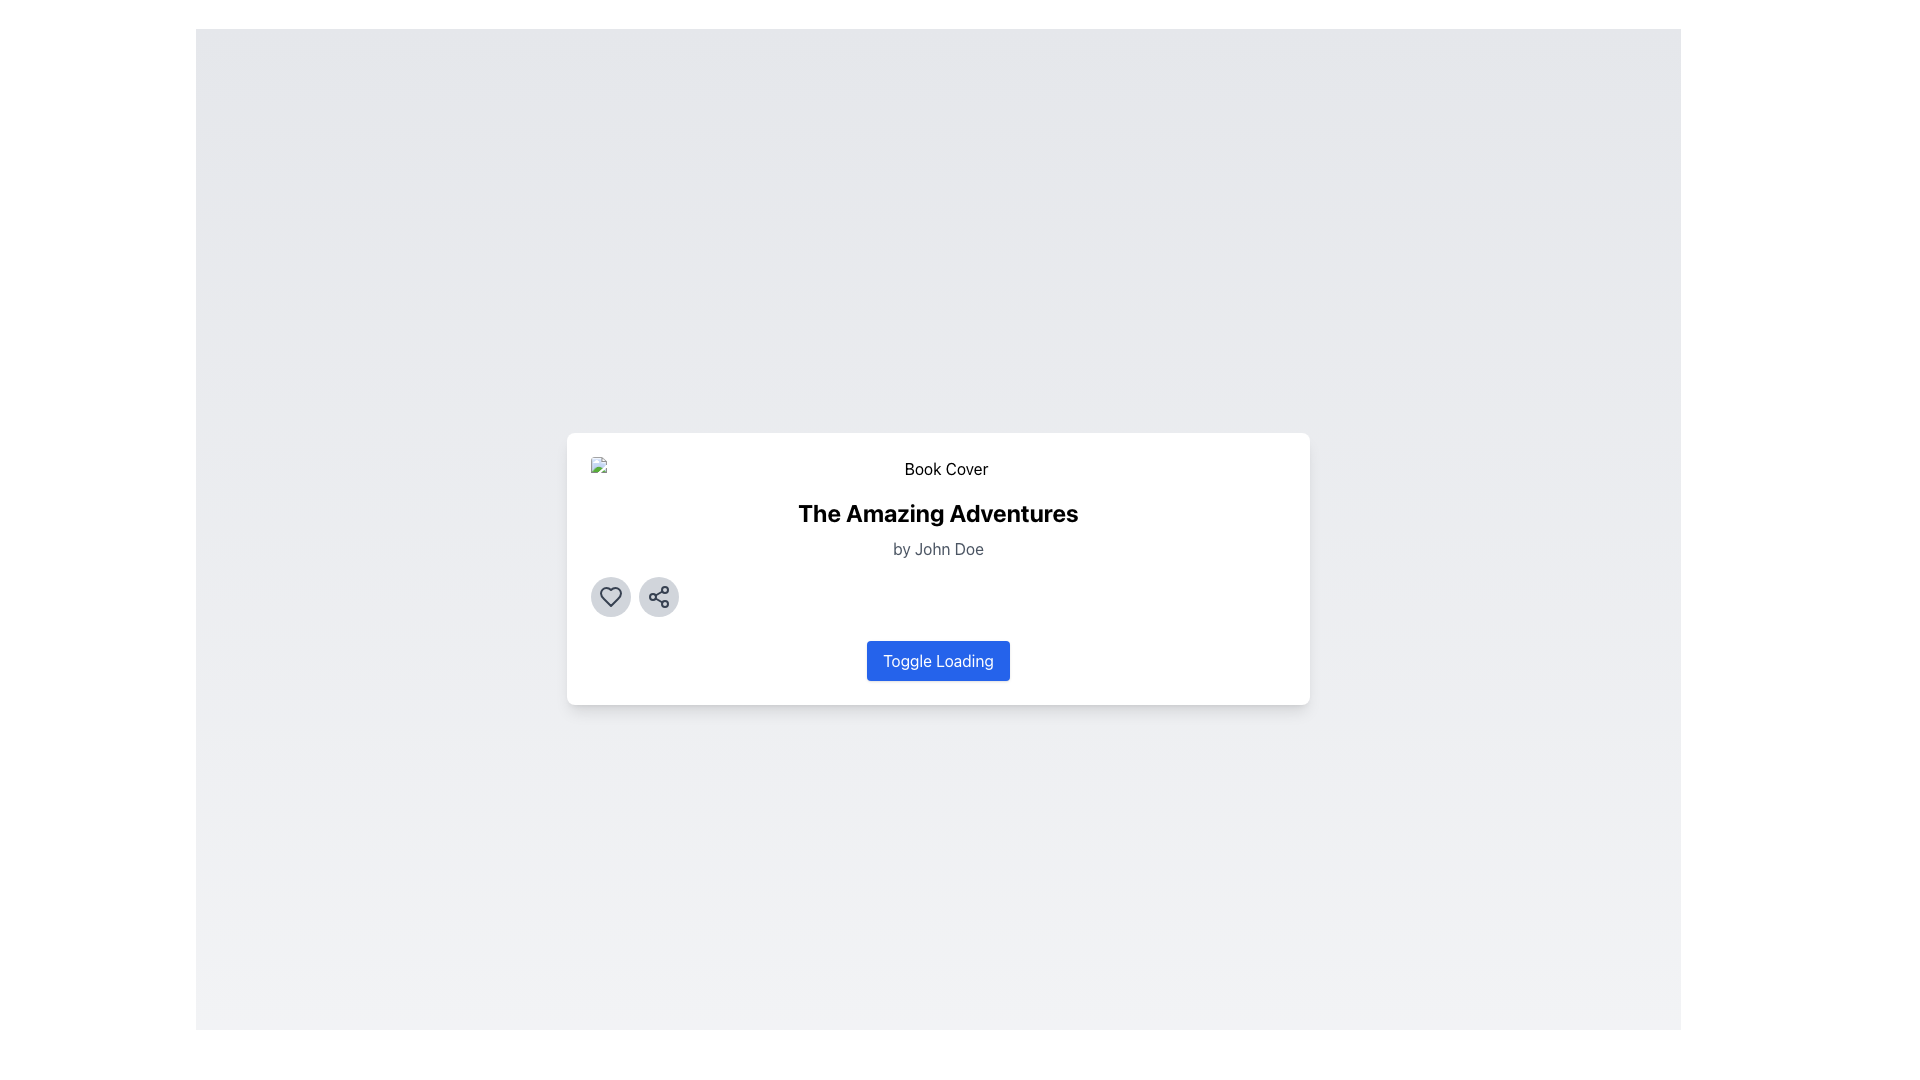 The width and height of the screenshot is (1920, 1080). I want to click on the heart-shaped icon with a dark gray stroke located in the middle row of symbols below the main title of the card layout, so click(610, 596).